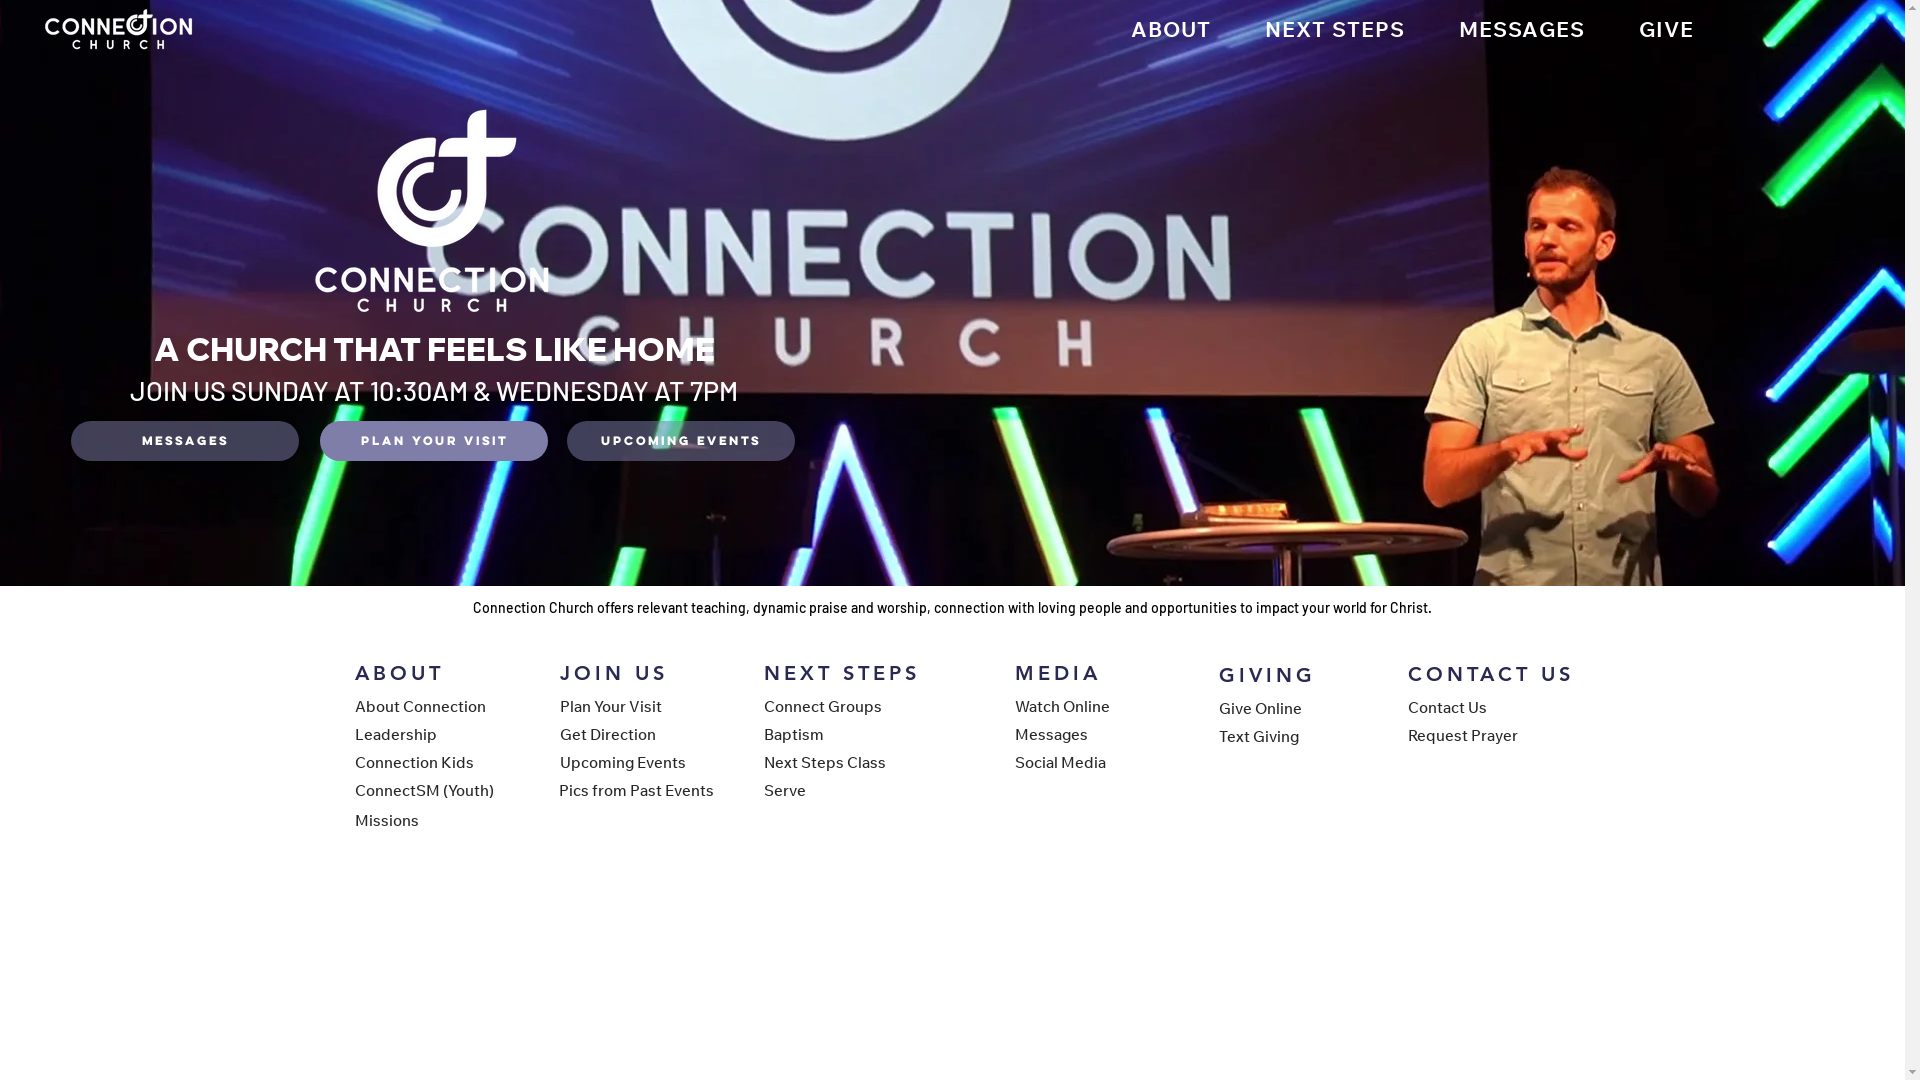 Image resolution: width=1920 pixels, height=1080 pixels. What do you see at coordinates (1217, 736) in the screenshot?
I see `'Text Giving'` at bounding box center [1217, 736].